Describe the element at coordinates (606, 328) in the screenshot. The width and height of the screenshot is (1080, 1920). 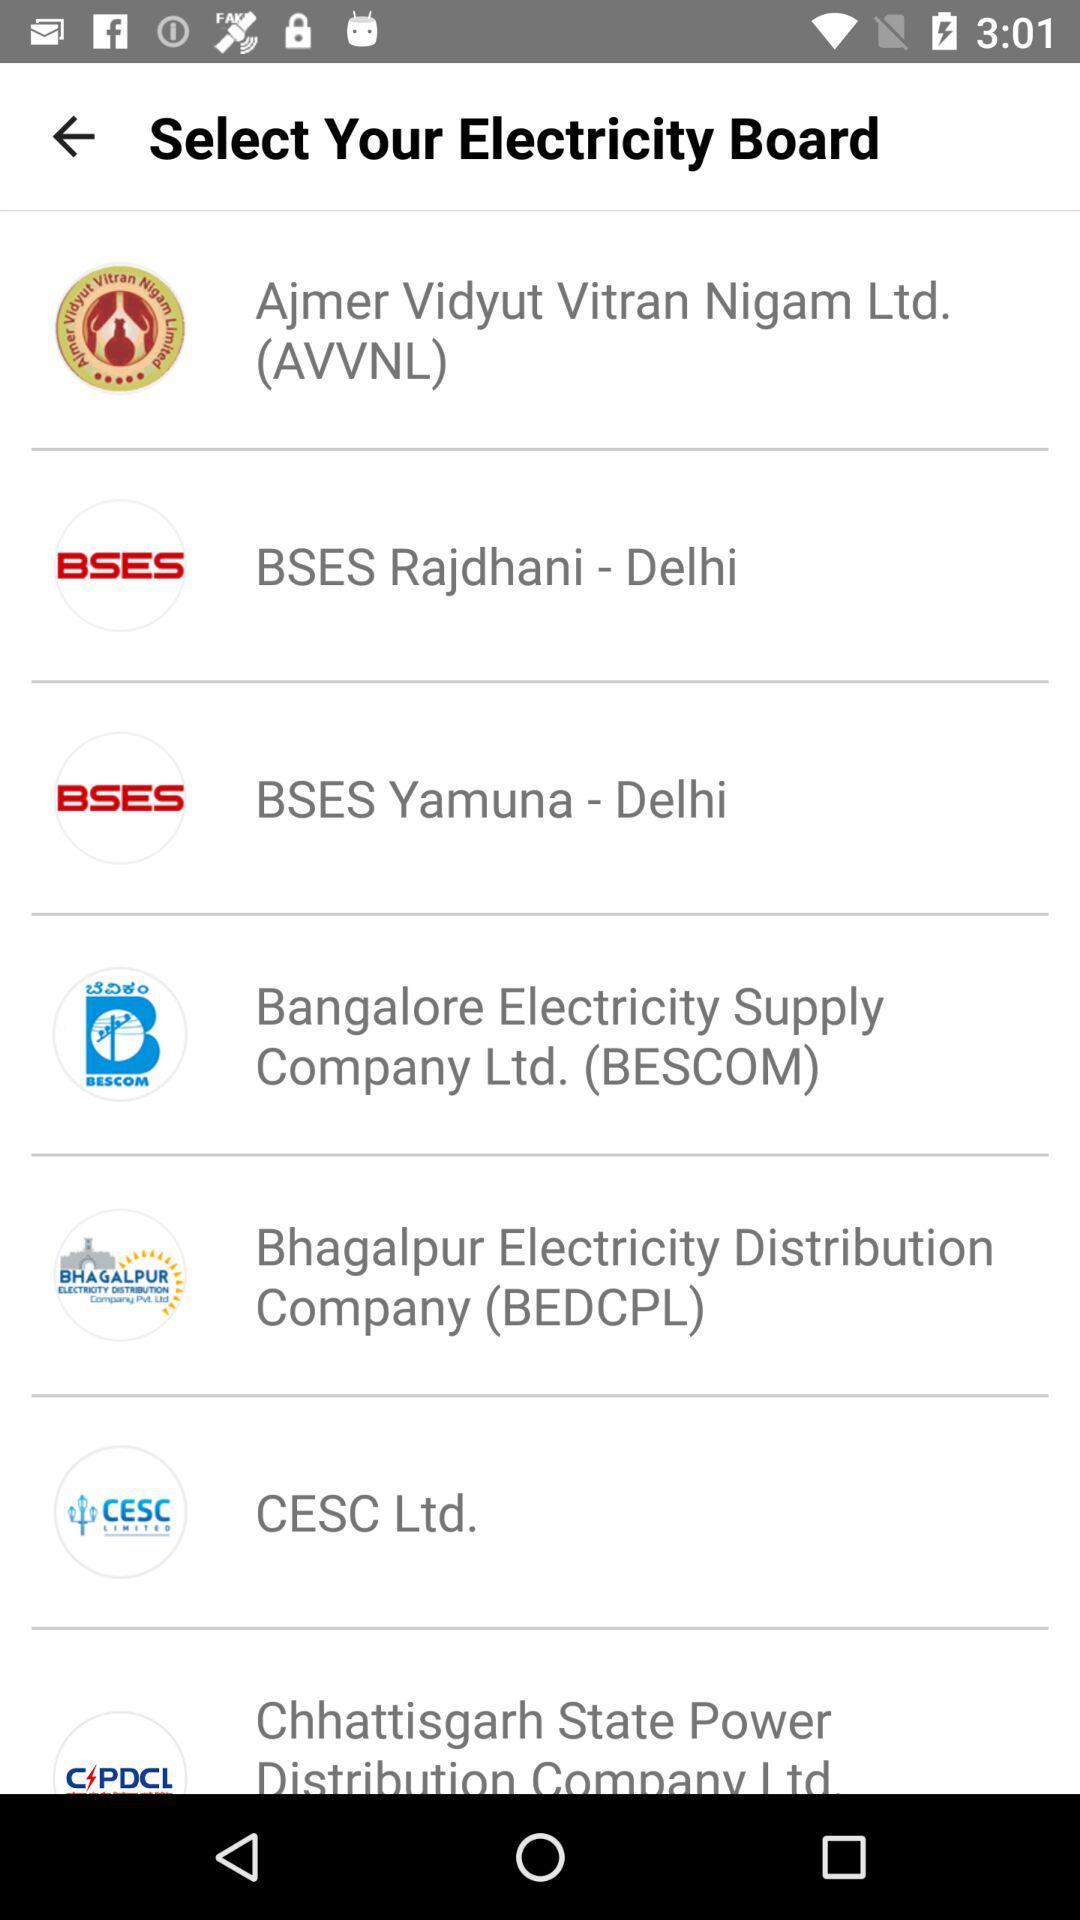
I see `ajmer vidyut vitran` at that location.